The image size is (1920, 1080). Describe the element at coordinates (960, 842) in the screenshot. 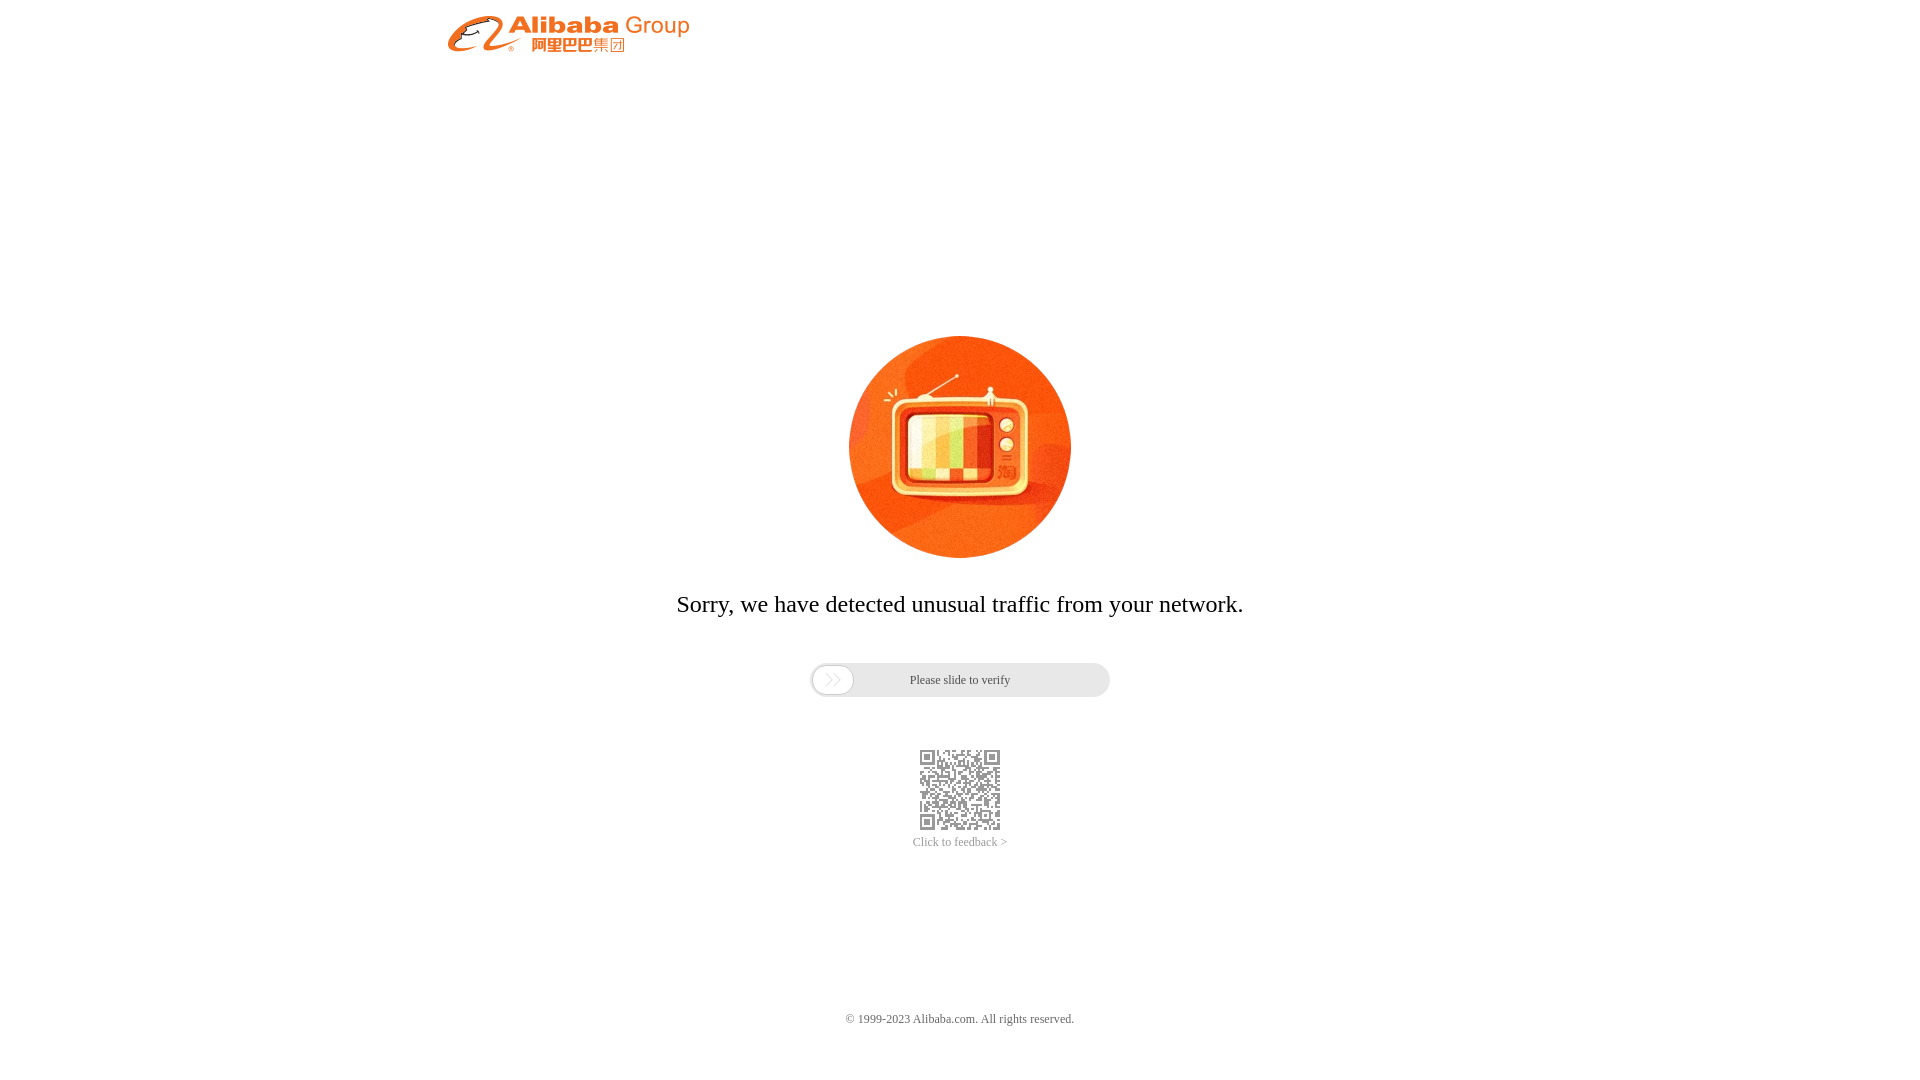

I see `'Click to feedback >'` at that location.